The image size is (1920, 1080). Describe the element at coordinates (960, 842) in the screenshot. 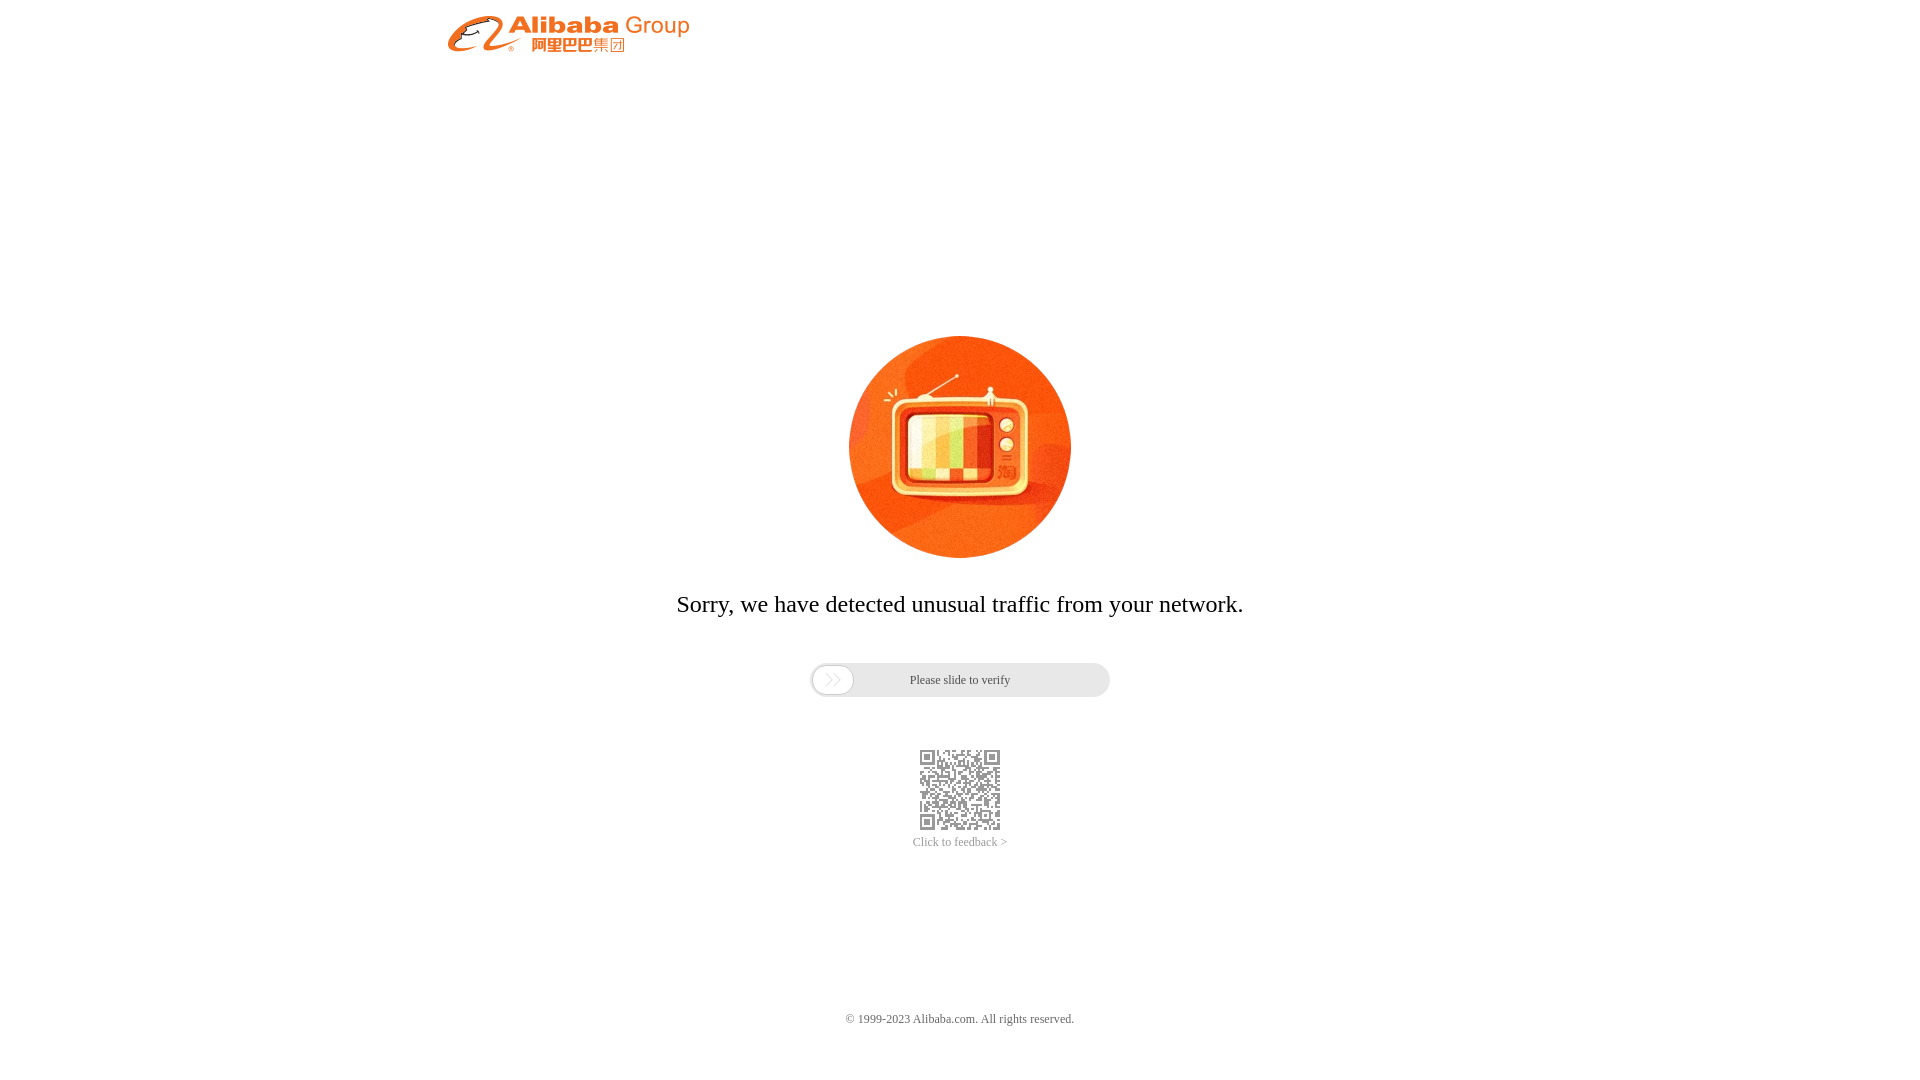

I see `'Click to feedback >'` at that location.